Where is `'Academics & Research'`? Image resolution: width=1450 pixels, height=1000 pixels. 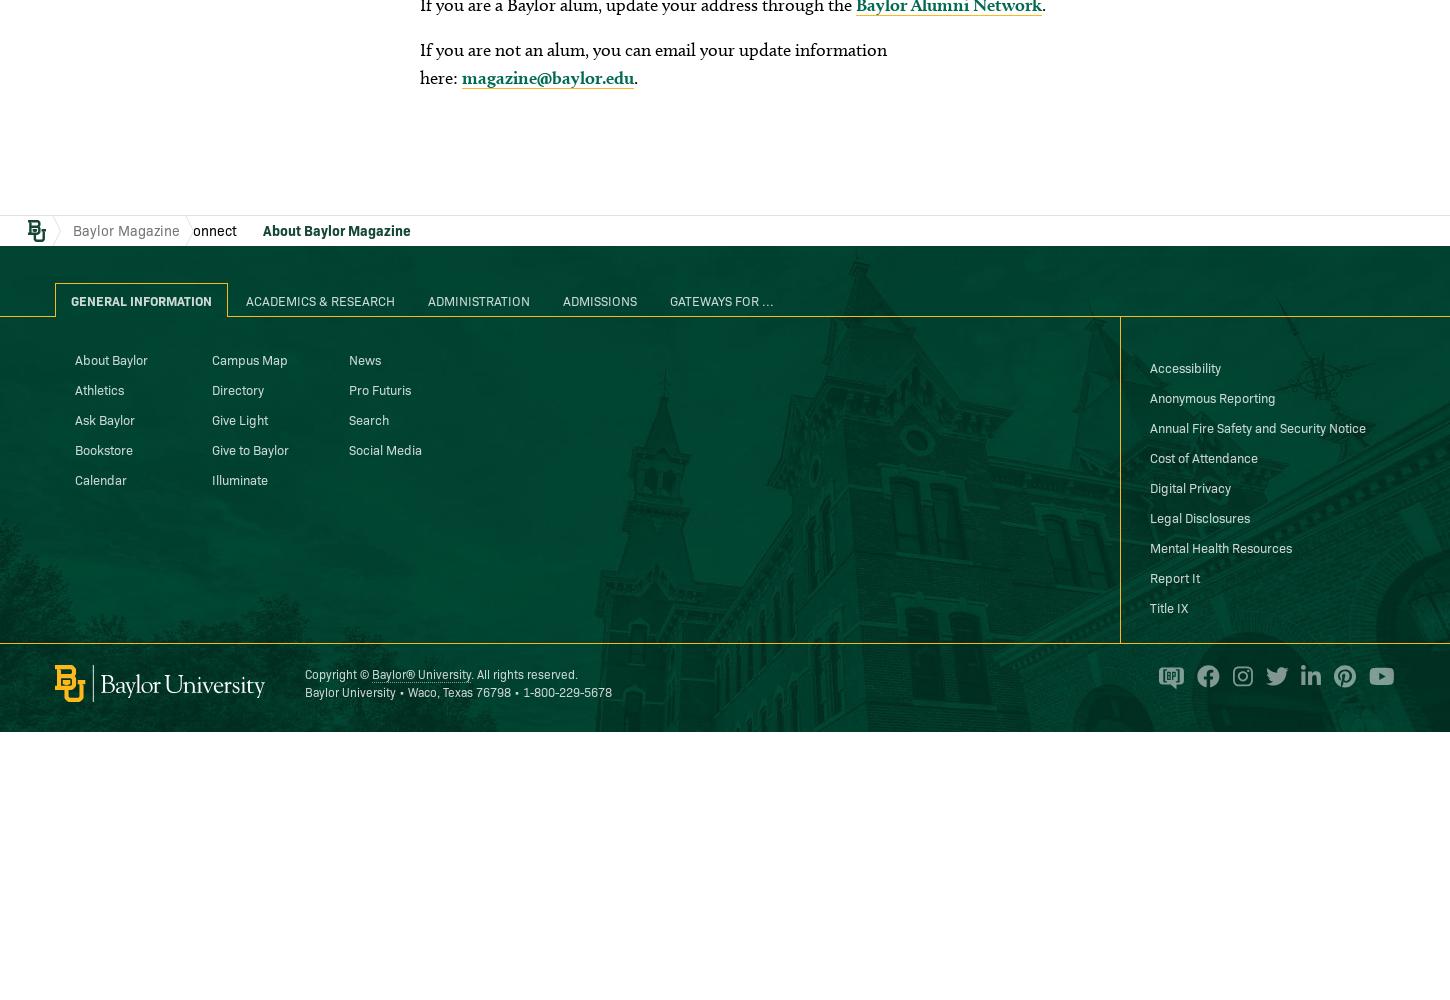
'Academics & Research' is located at coordinates (320, 299).